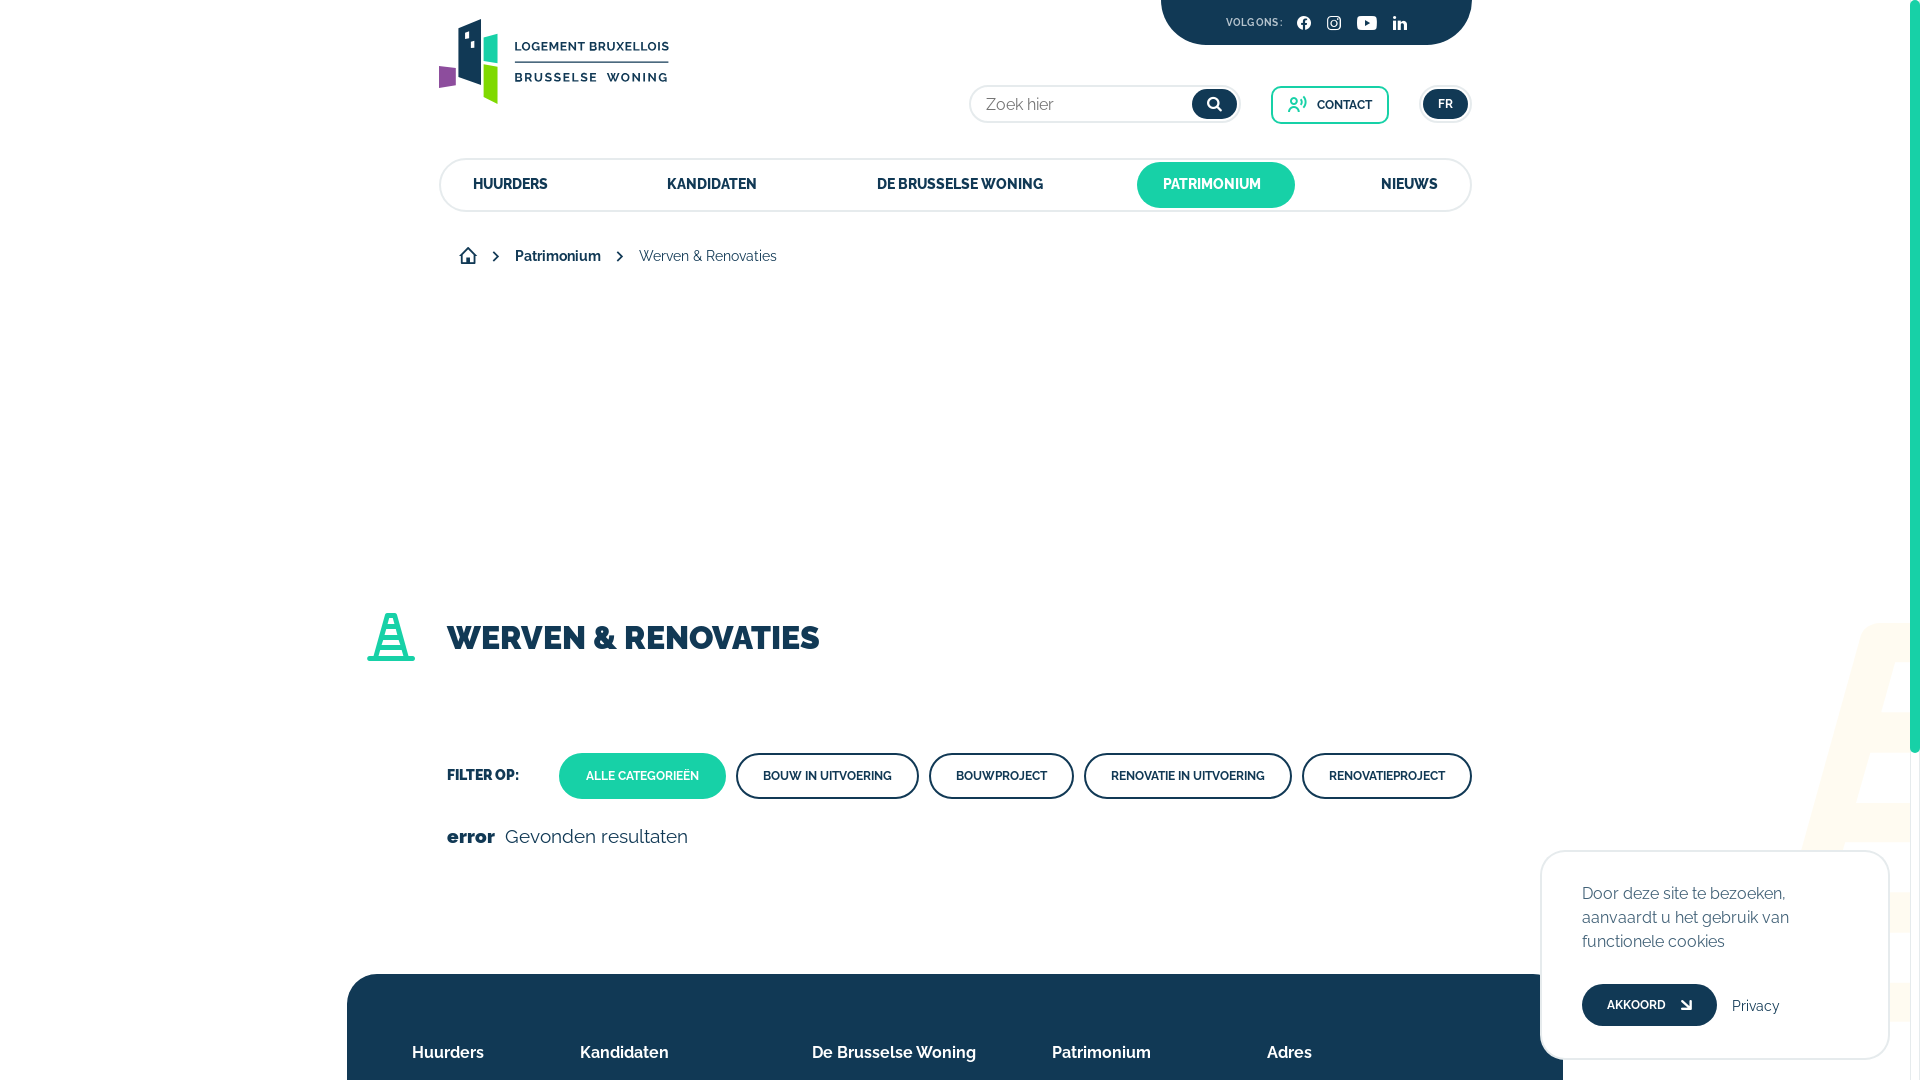  Describe the element at coordinates (1001, 774) in the screenshot. I see `'BOUWPROJECT'` at that location.